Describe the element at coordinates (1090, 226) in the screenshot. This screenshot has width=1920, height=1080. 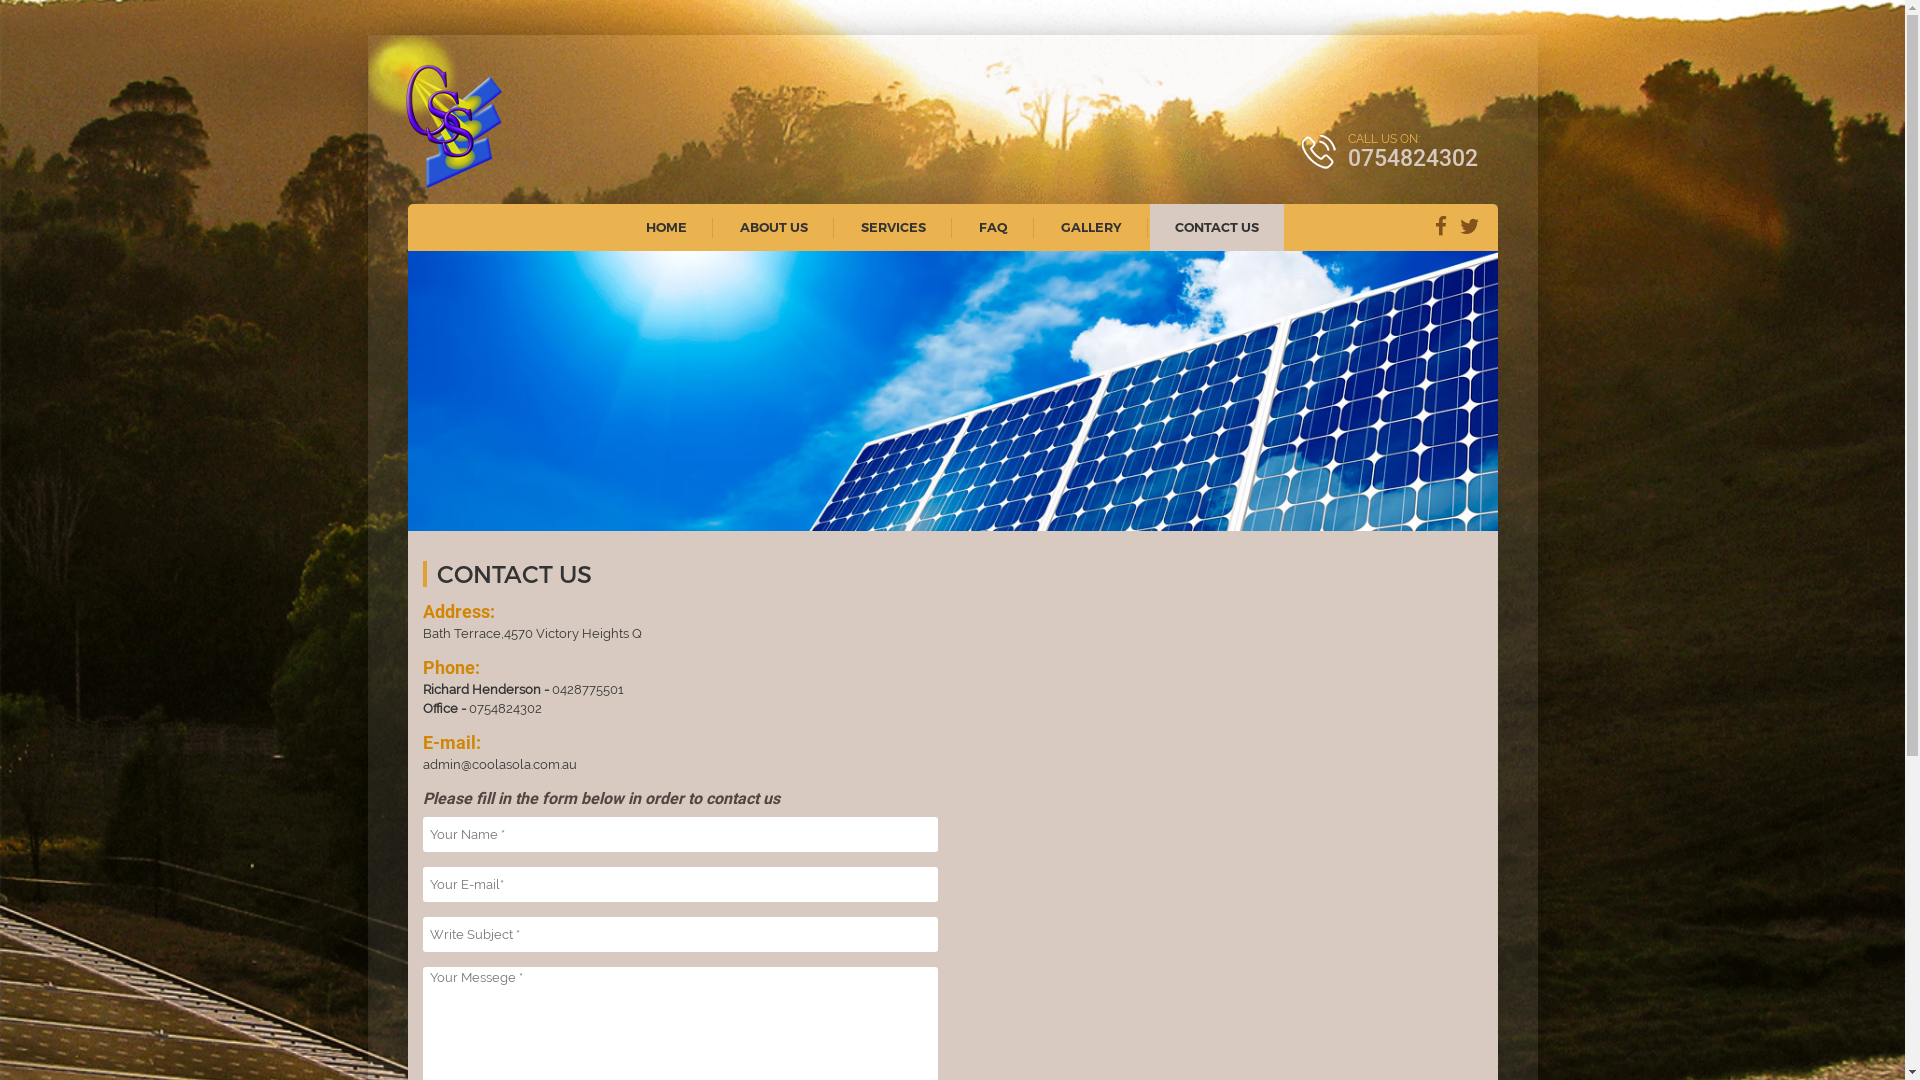
I see `'GALLERY'` at that location.